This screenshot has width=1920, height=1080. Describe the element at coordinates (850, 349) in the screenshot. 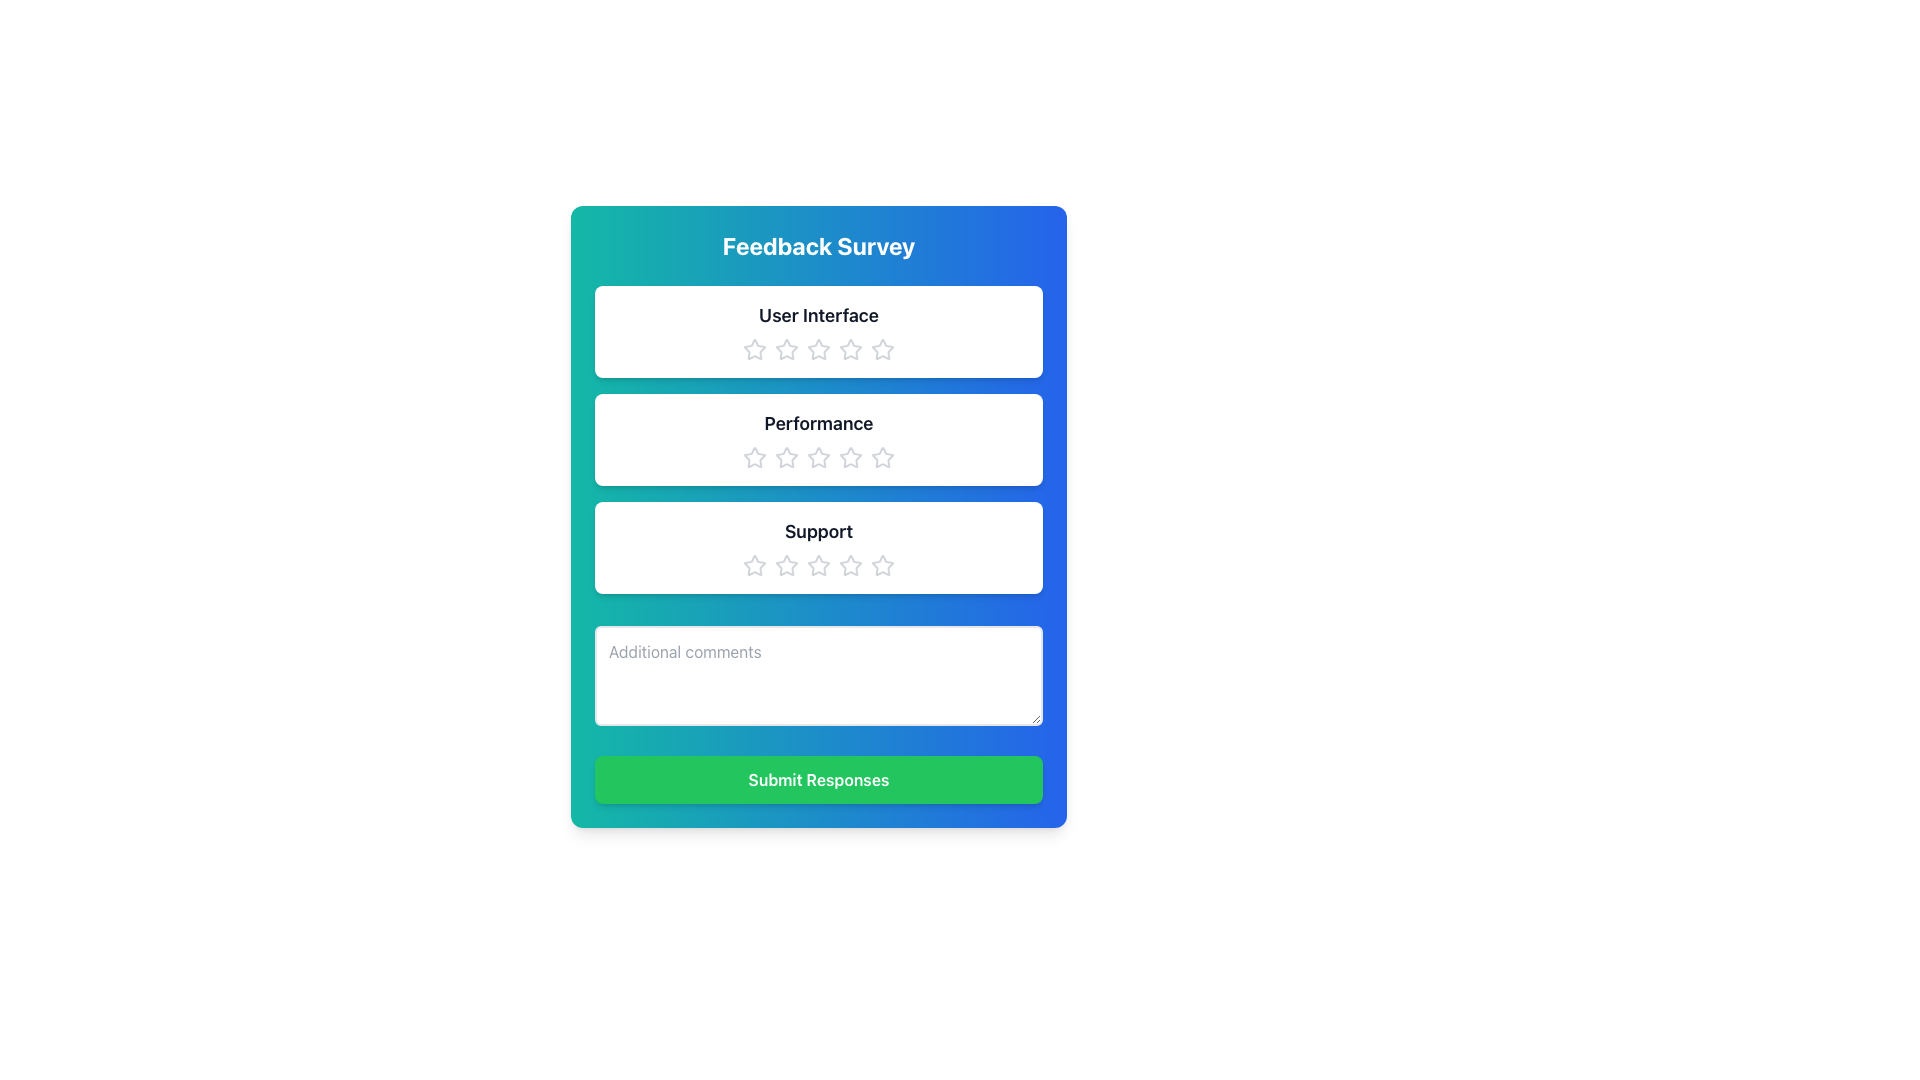

I see `the fourth star icon in the rating system for the 'User Interface' category to rate it` at that location.